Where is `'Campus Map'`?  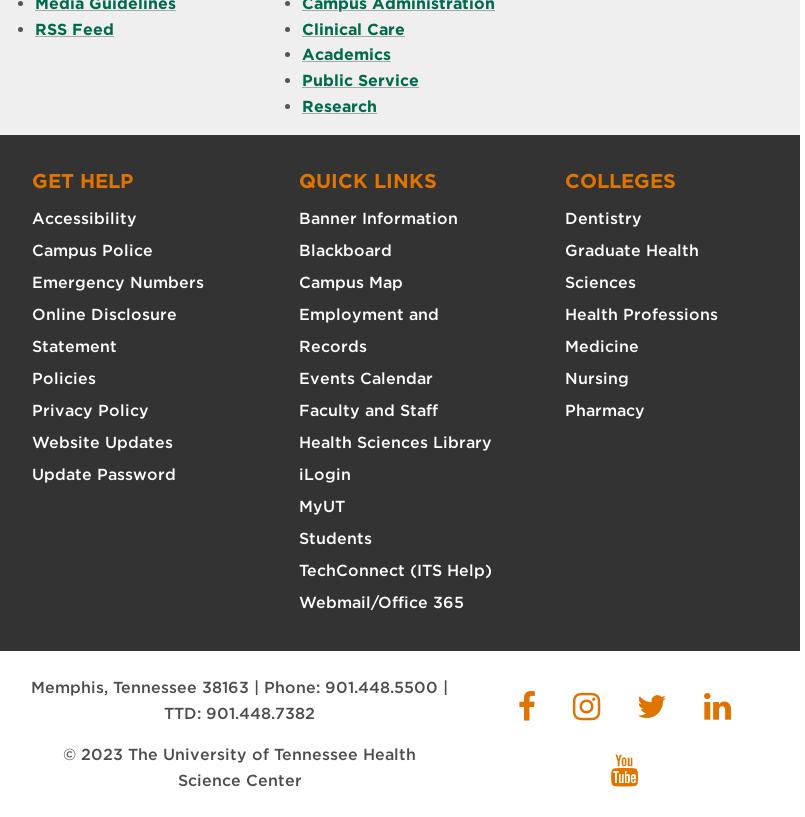 'Campus Map' is located at coordinates (350, 282).